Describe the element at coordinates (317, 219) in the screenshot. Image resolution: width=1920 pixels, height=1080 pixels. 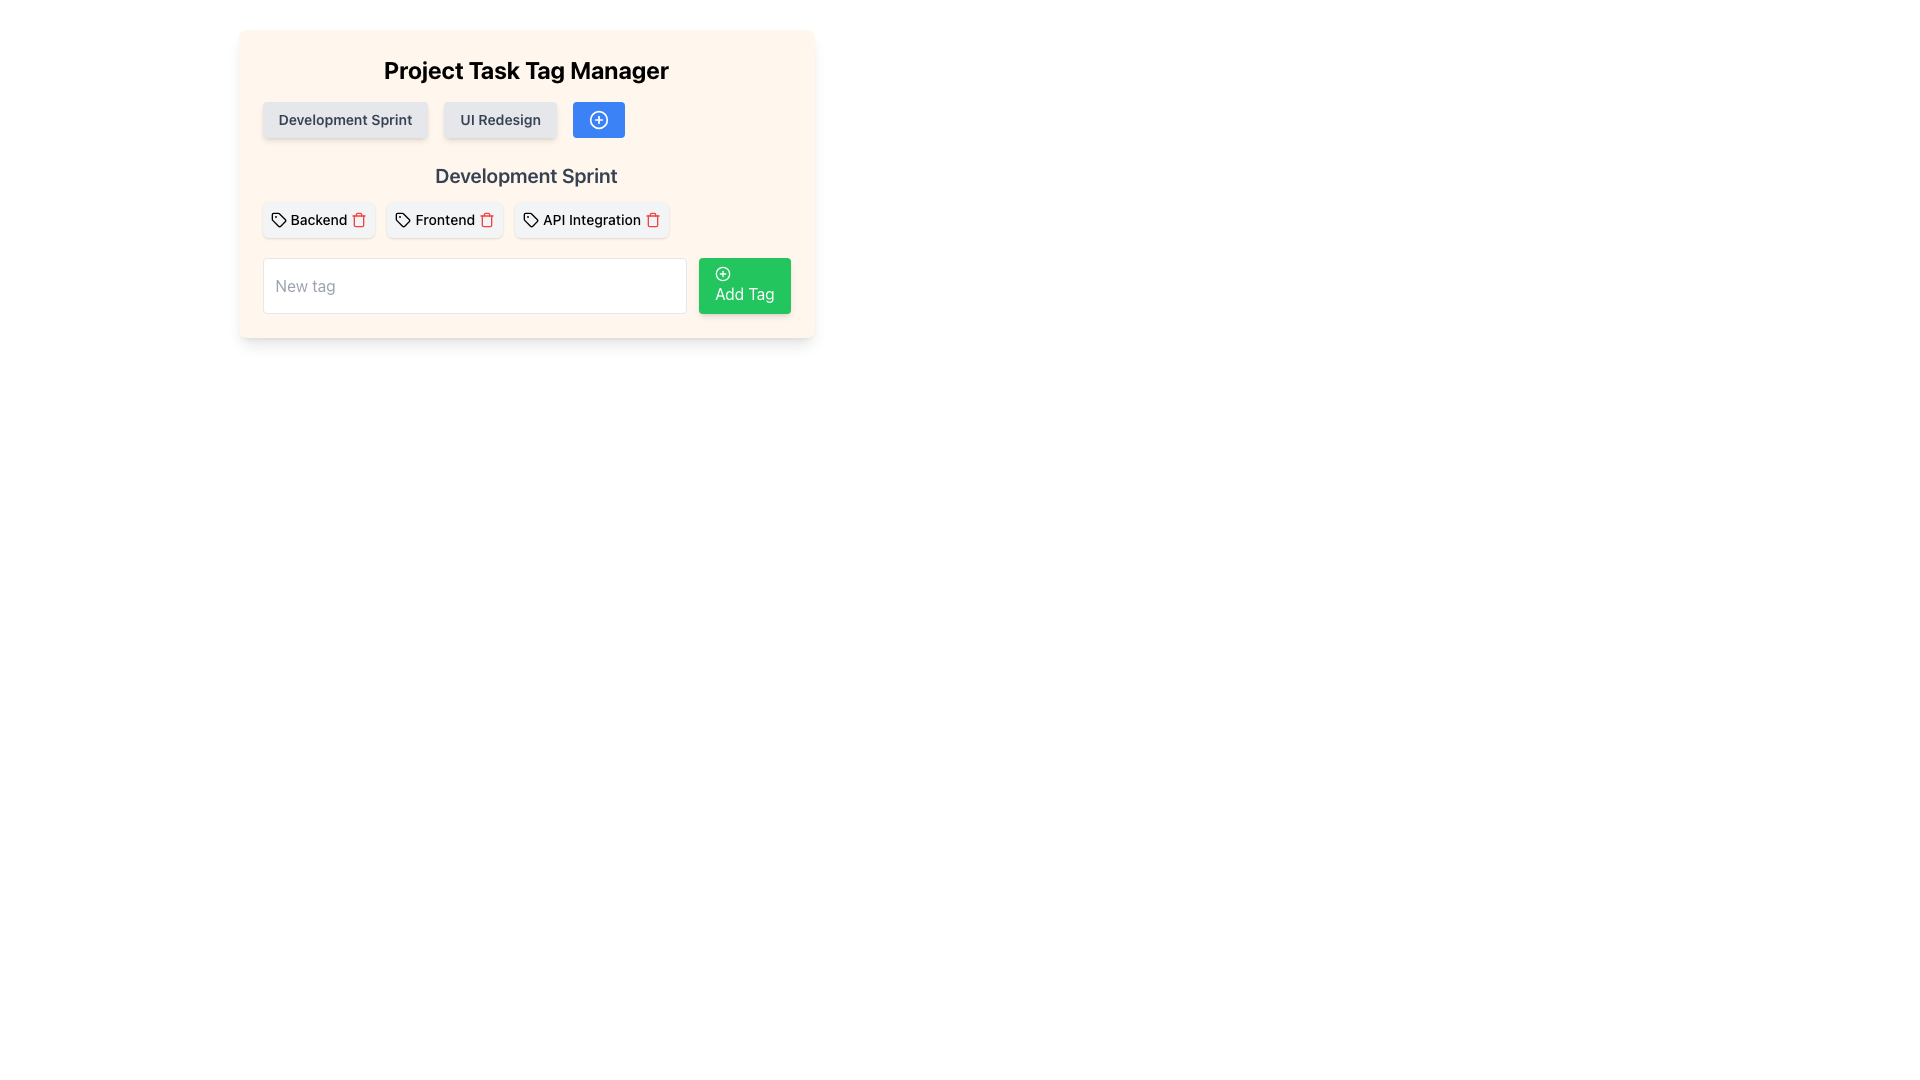
I see `the Badge with the action icon labeled 'Backend' in the 'Development Sprint' section, which is the leftmost badge among similar badges` at that location.